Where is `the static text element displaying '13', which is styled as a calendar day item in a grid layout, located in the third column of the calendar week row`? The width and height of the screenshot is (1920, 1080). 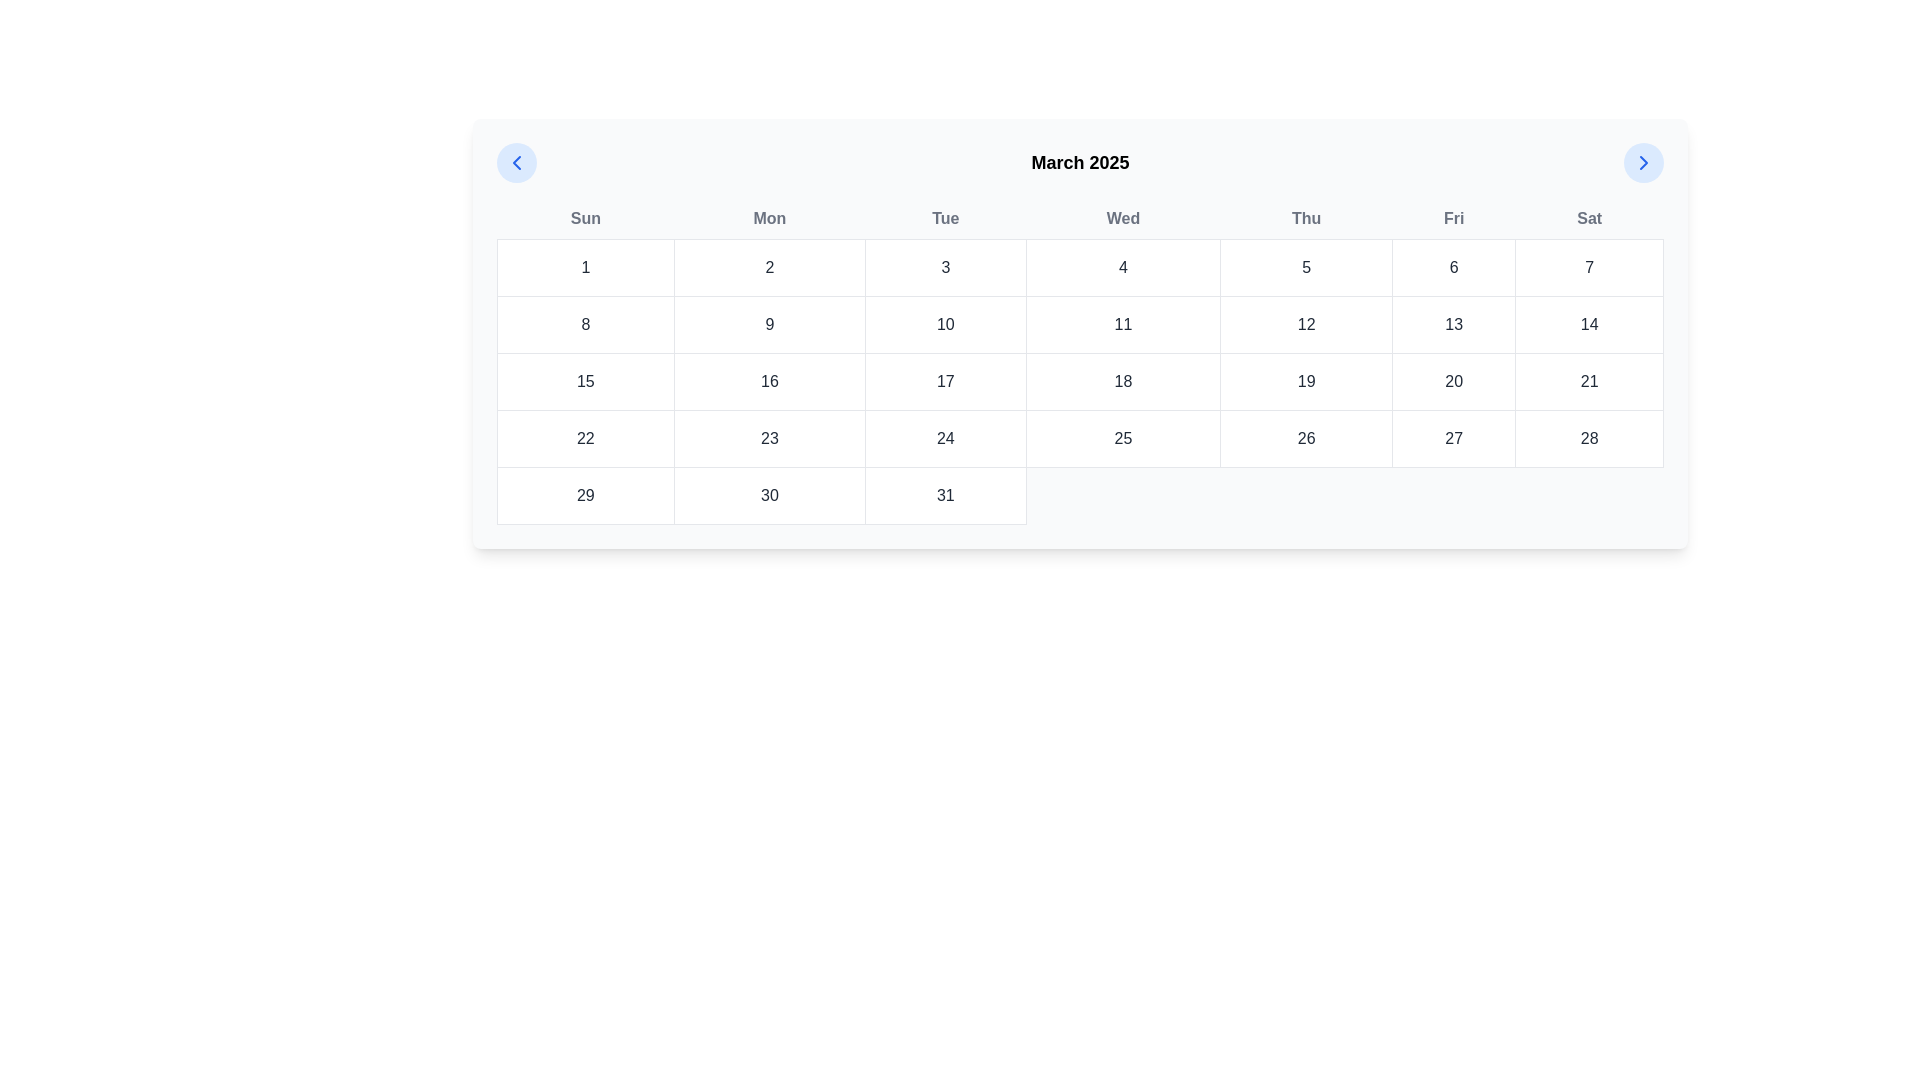 the static text element displaying '13', which is styled as a calendar day item in a grid layout, located in the third column of the calendar week row is located at coordinates (1454, 323).